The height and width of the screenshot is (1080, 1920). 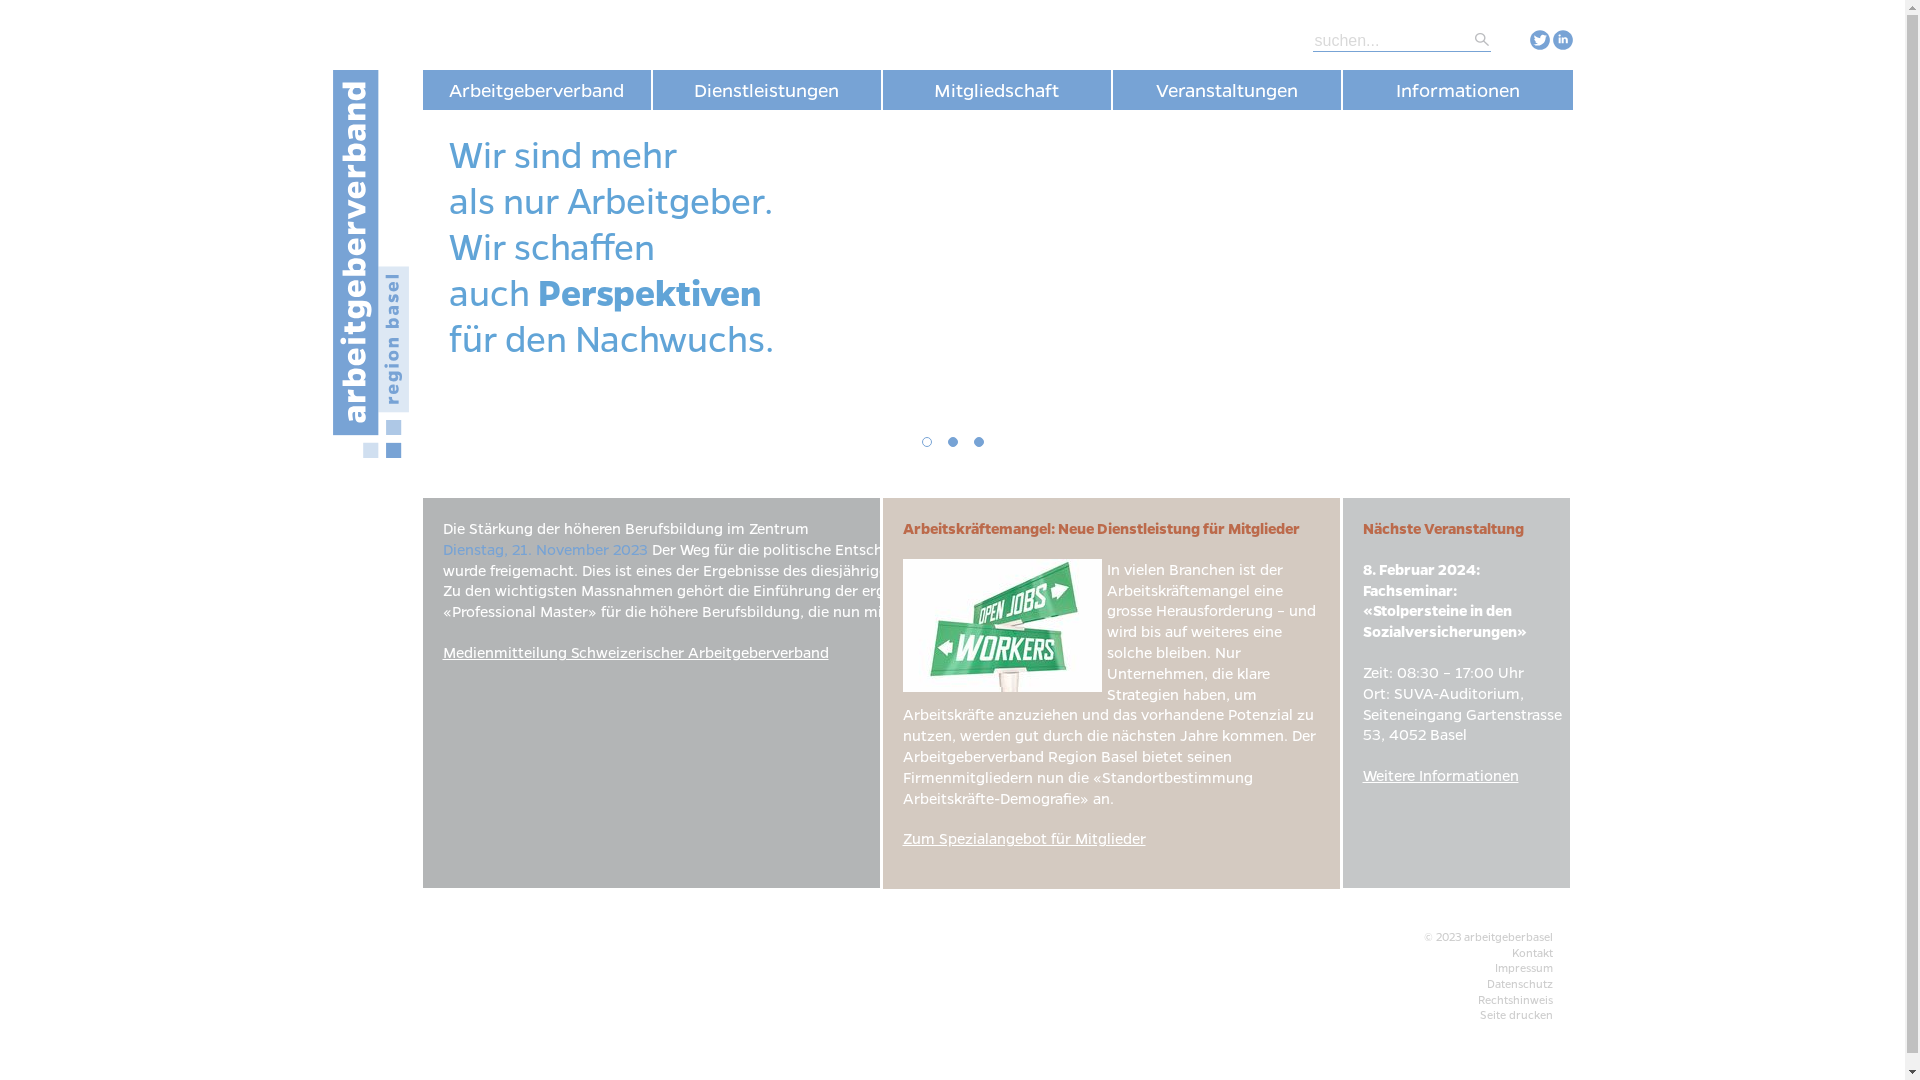 I want to click on 'Rechtshinweis', so click(x=1478, y=999).